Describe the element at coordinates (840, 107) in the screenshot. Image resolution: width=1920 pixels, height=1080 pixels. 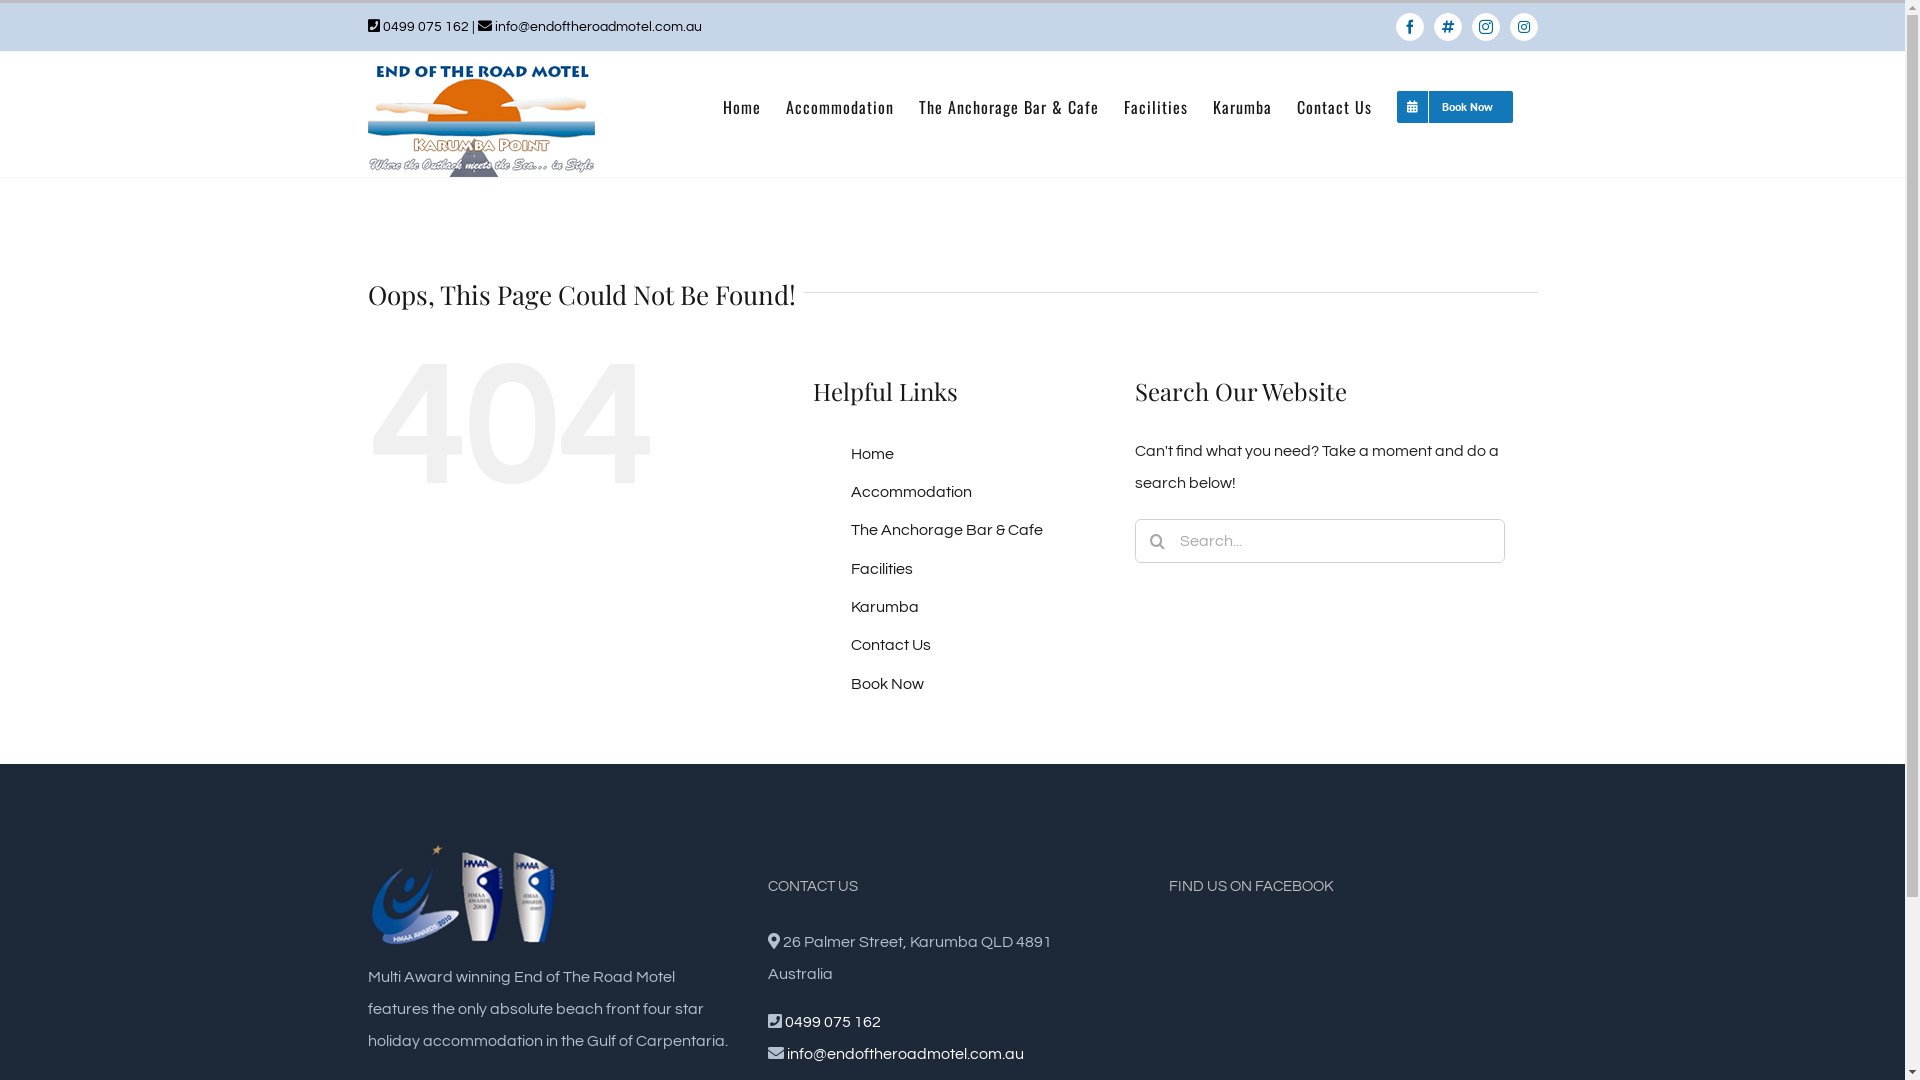
I see `'Accommodation'` at that location.